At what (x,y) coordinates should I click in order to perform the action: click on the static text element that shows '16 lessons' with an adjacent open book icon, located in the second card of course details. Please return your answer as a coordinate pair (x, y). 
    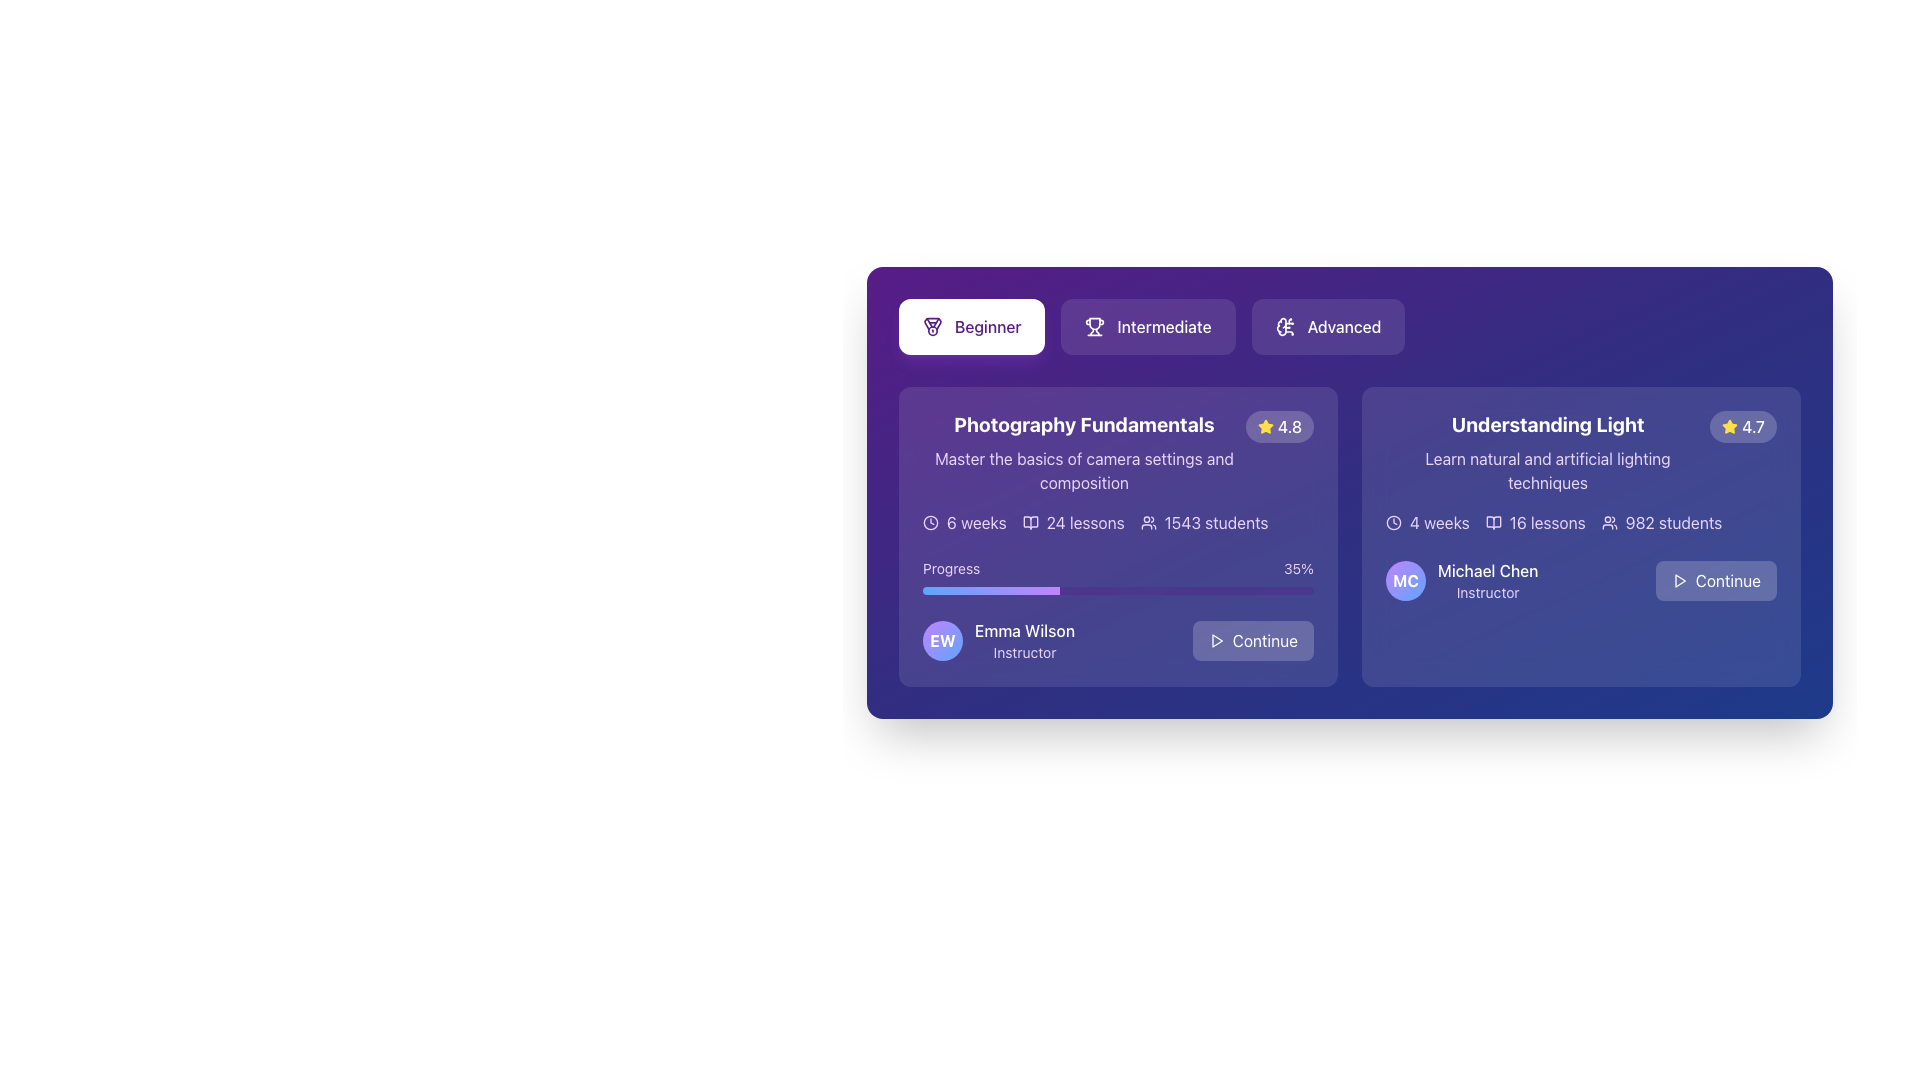
    Looking at the image, I should click on (1534, 522).